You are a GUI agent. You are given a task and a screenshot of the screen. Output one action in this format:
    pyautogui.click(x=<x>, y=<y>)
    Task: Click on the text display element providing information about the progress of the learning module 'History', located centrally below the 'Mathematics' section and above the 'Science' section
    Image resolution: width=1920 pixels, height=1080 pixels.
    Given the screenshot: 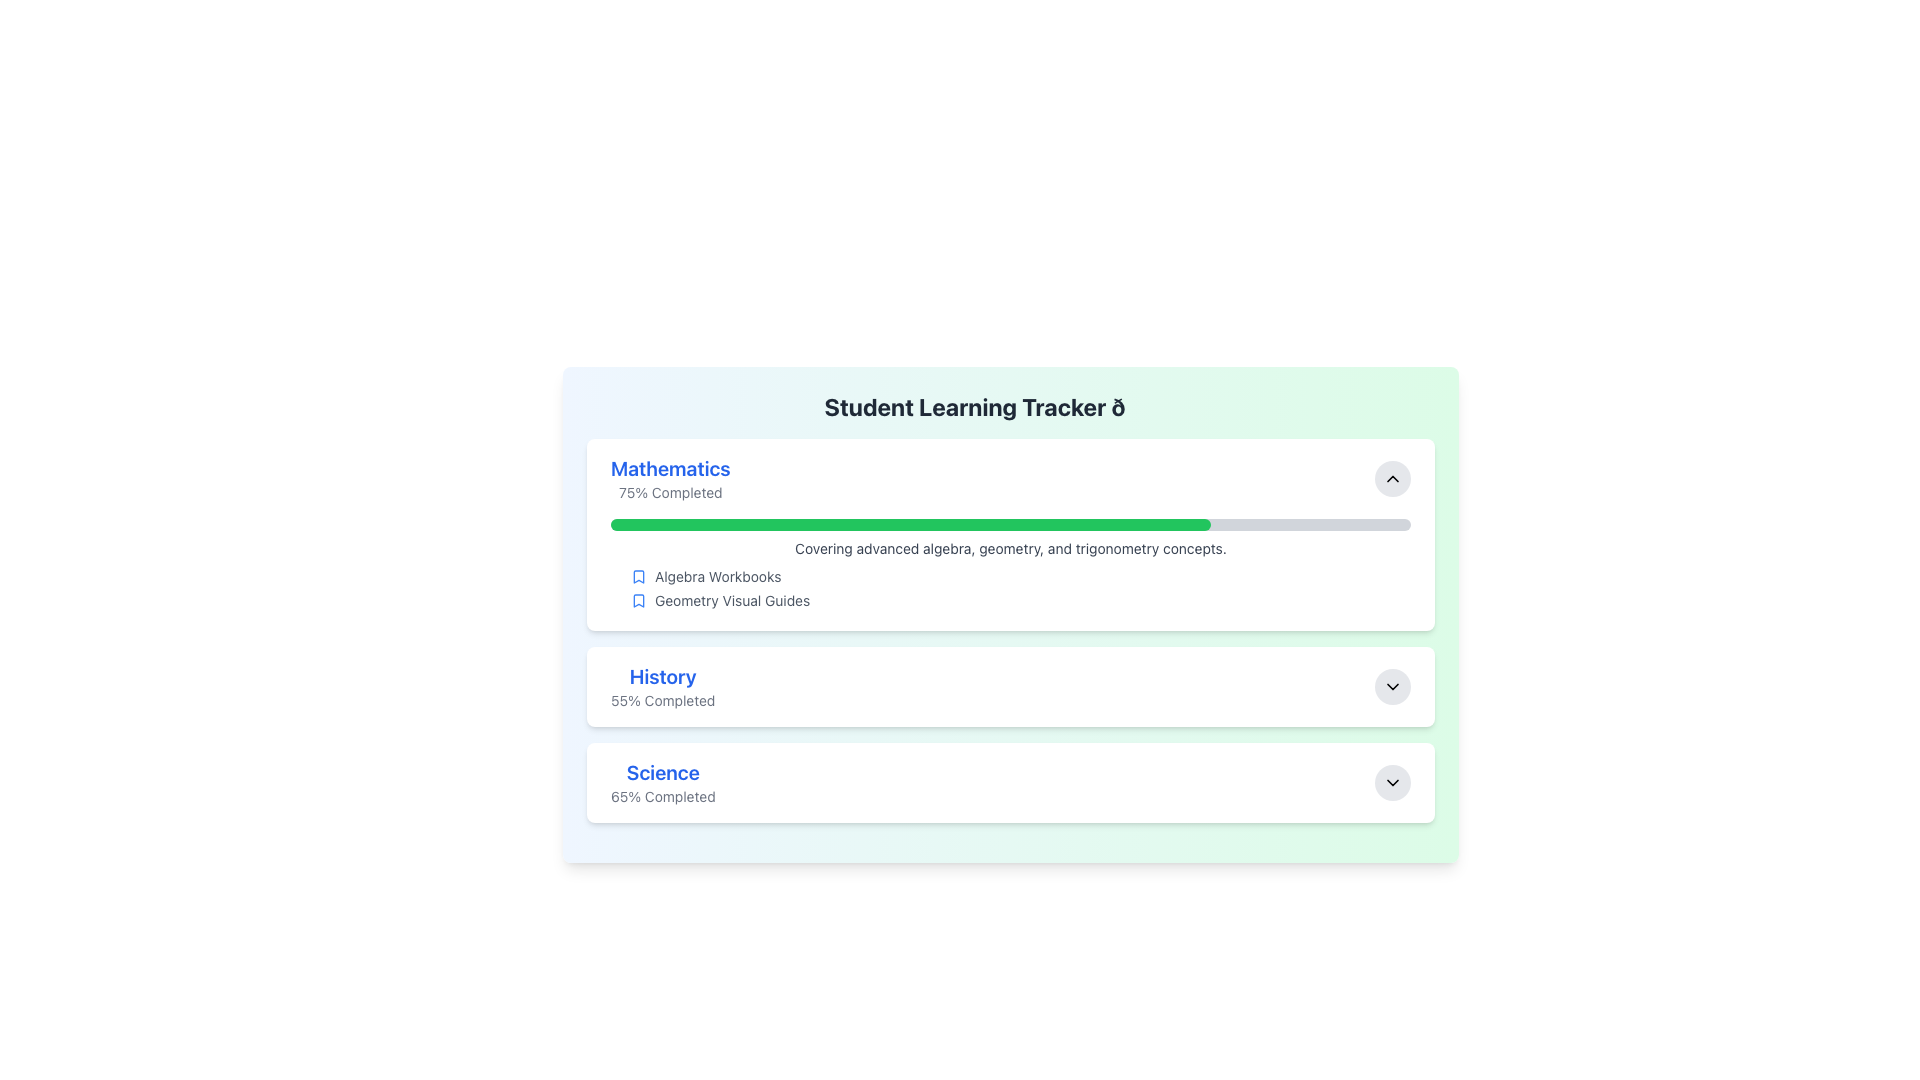 What is the action you would take?
    pyautogui.click(x=663, y=685)
    